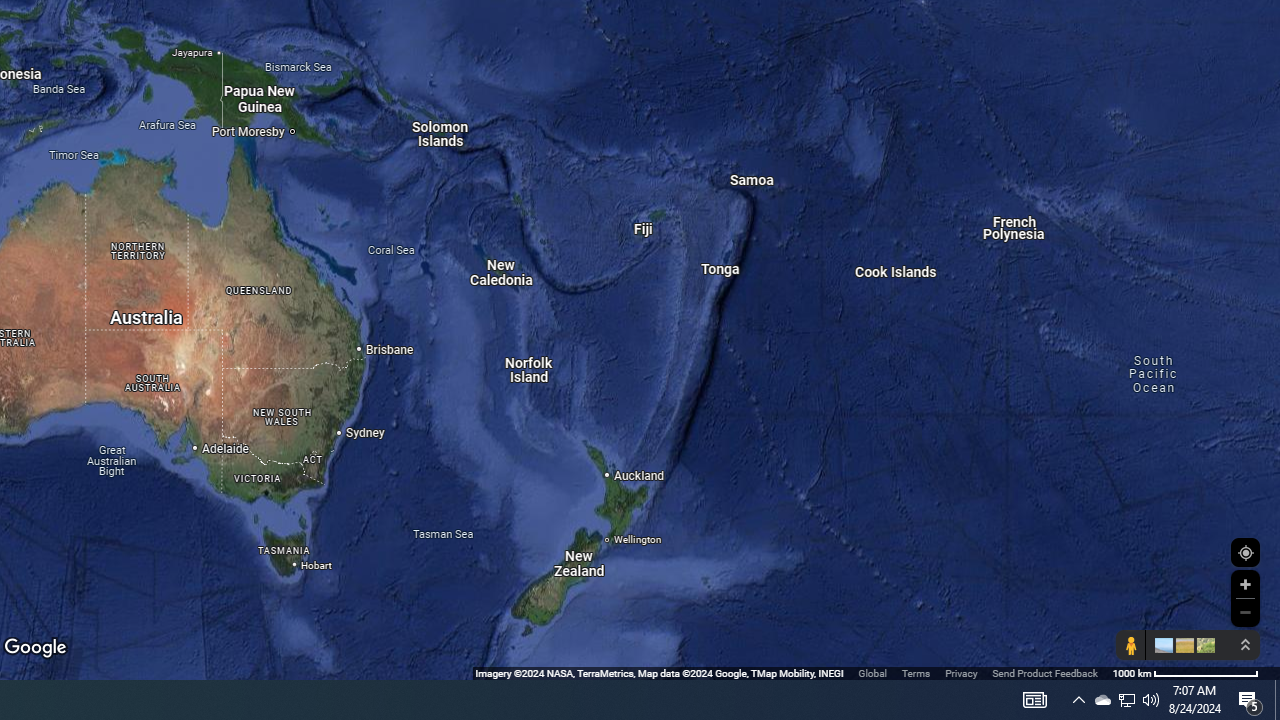 Image resolution: width=1280 pixels, height=720 pixels. I want to click on 'Show Street View coverage', so click(1130, 645).